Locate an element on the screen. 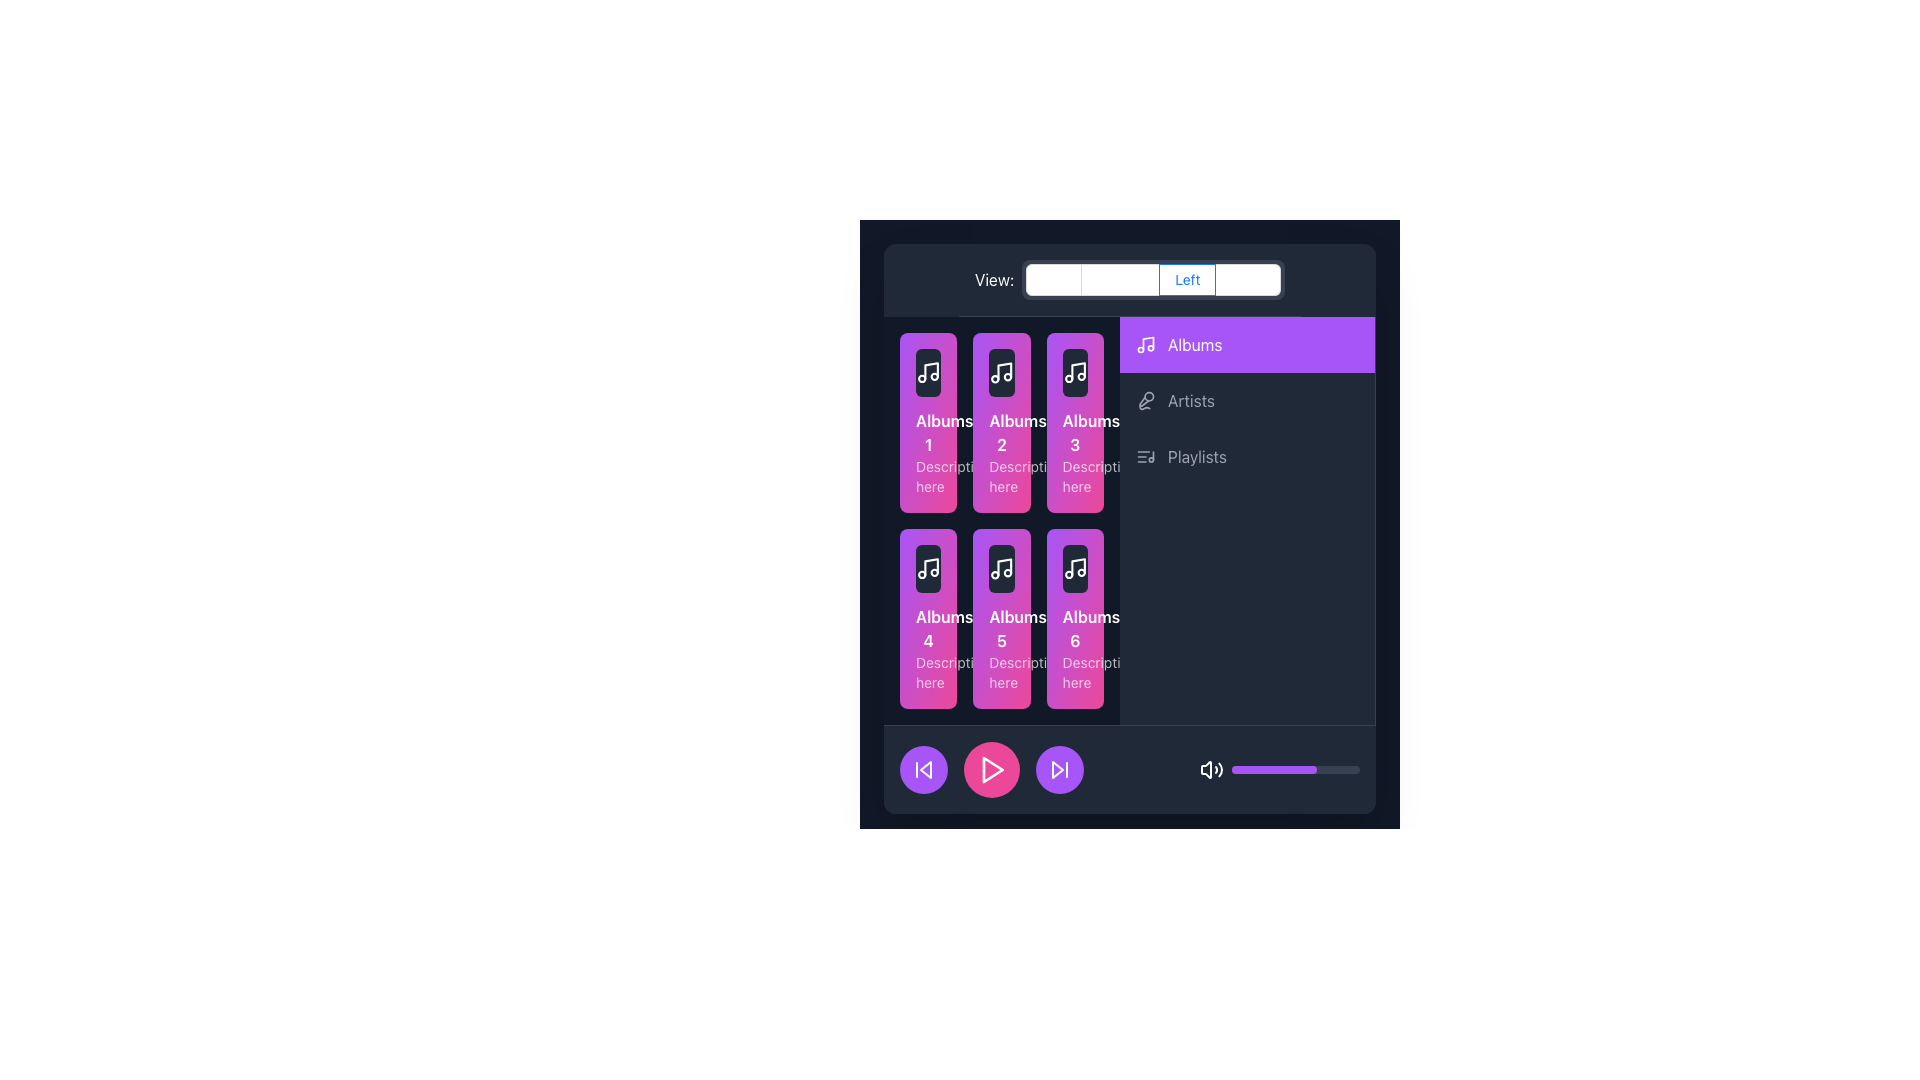  the 'Top' radio button in the group of alignment options is located at coordinates (1053, 280).